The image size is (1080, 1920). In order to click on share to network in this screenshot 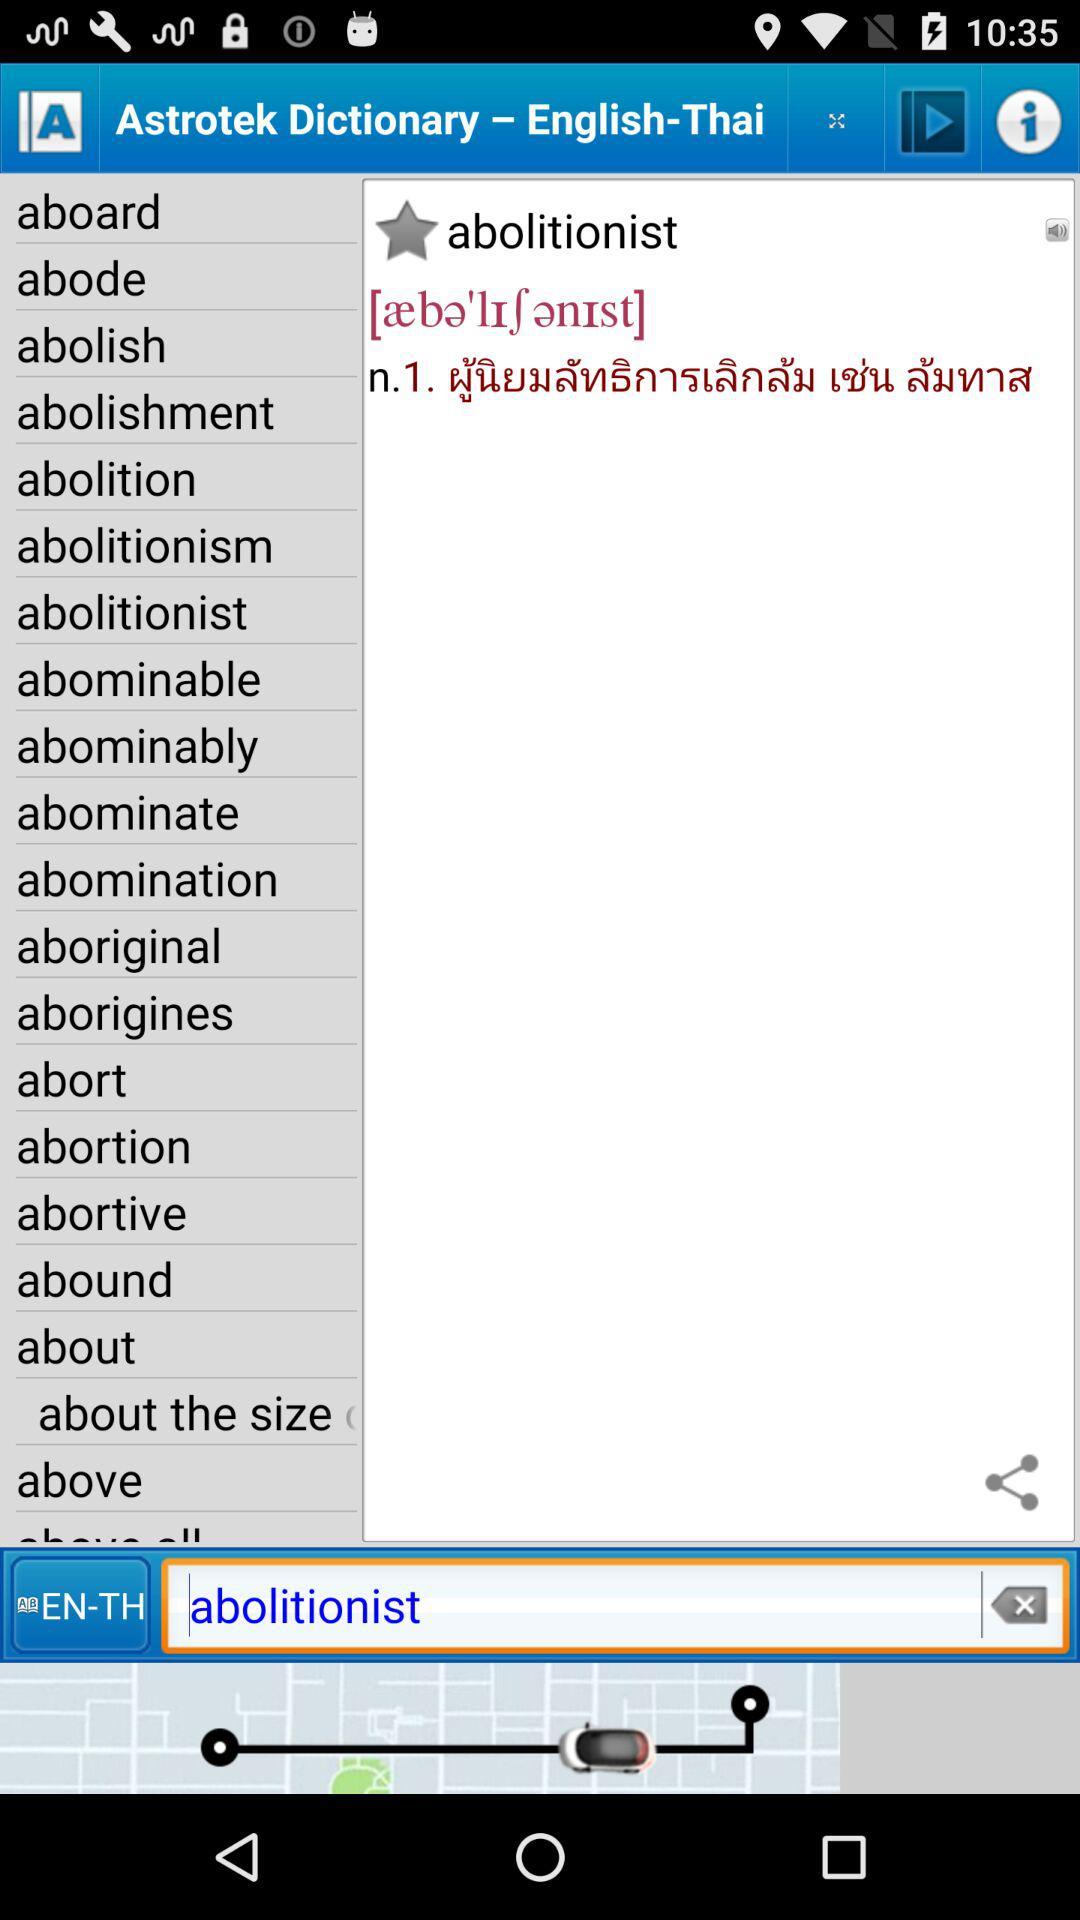, I will do `click(1017, 1484)`.